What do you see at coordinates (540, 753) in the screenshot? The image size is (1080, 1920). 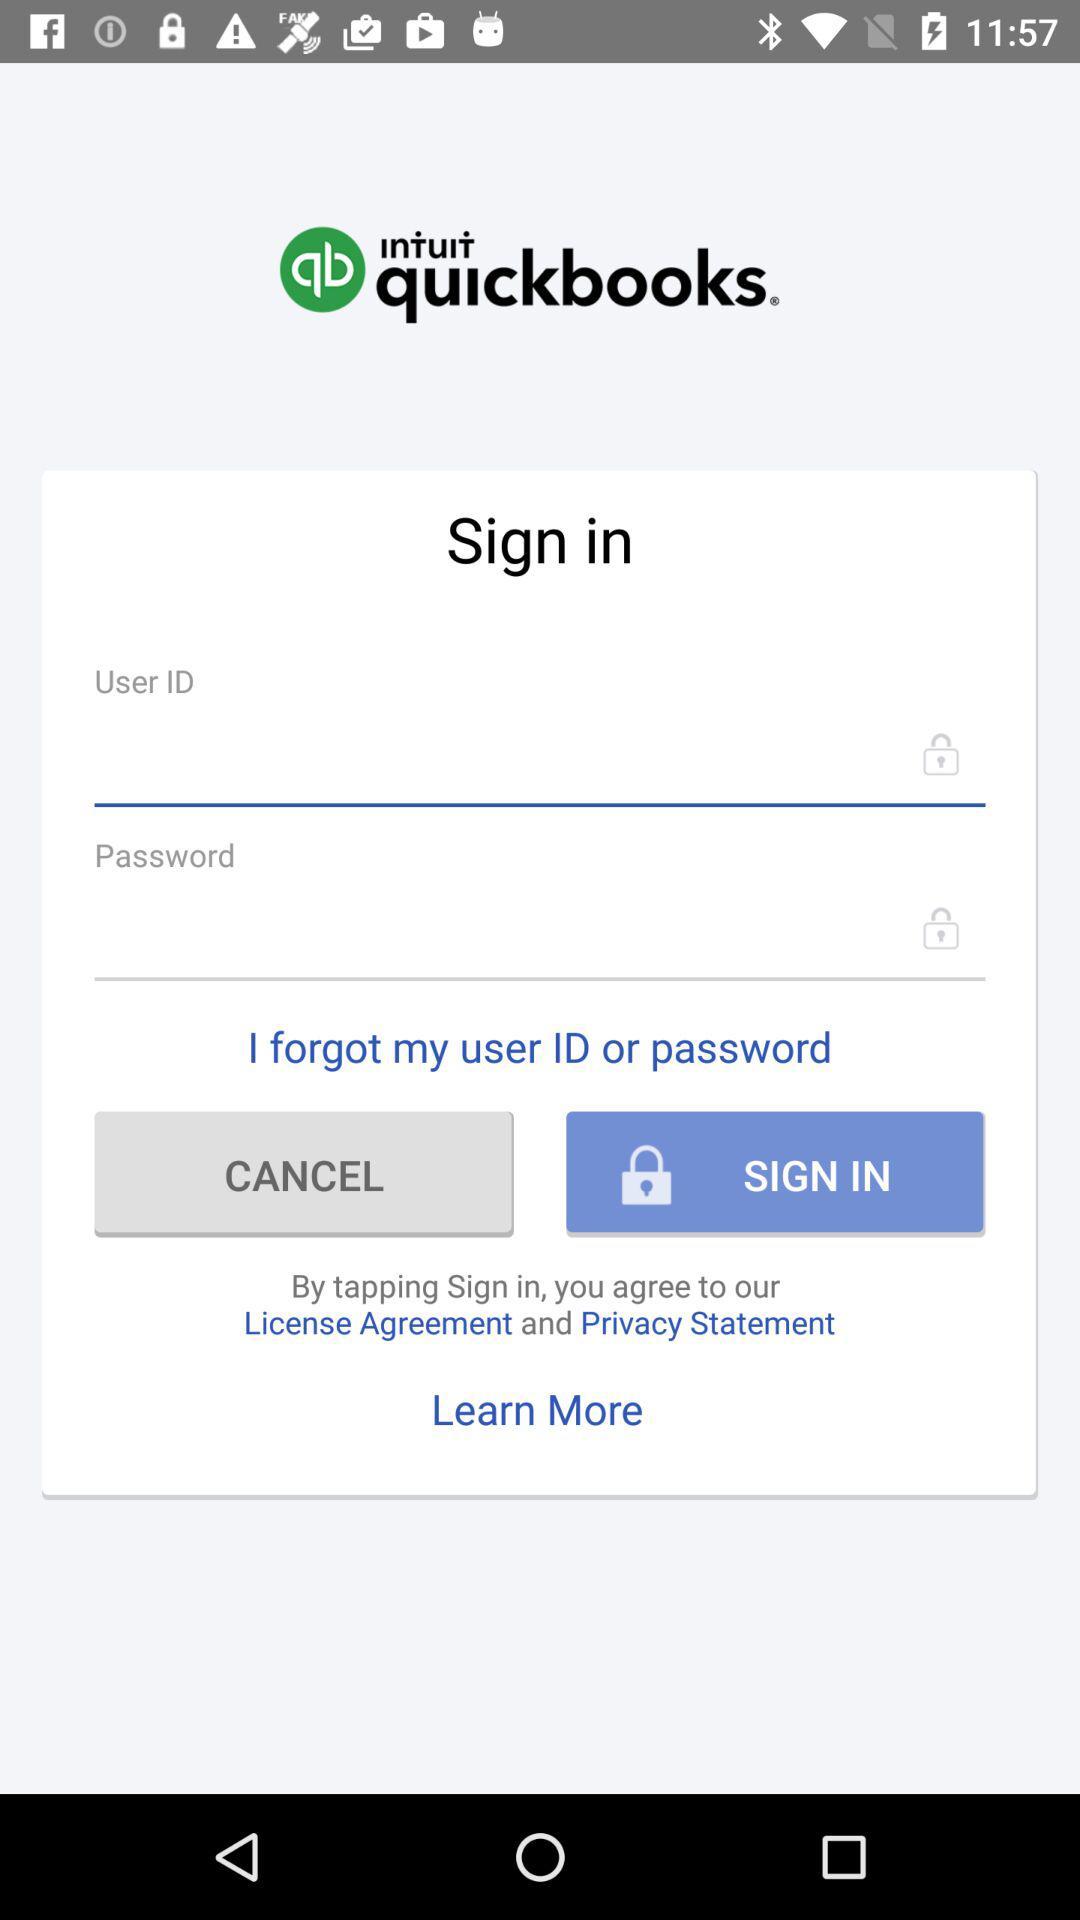 I see `user id` at bounding box center [540, 753].